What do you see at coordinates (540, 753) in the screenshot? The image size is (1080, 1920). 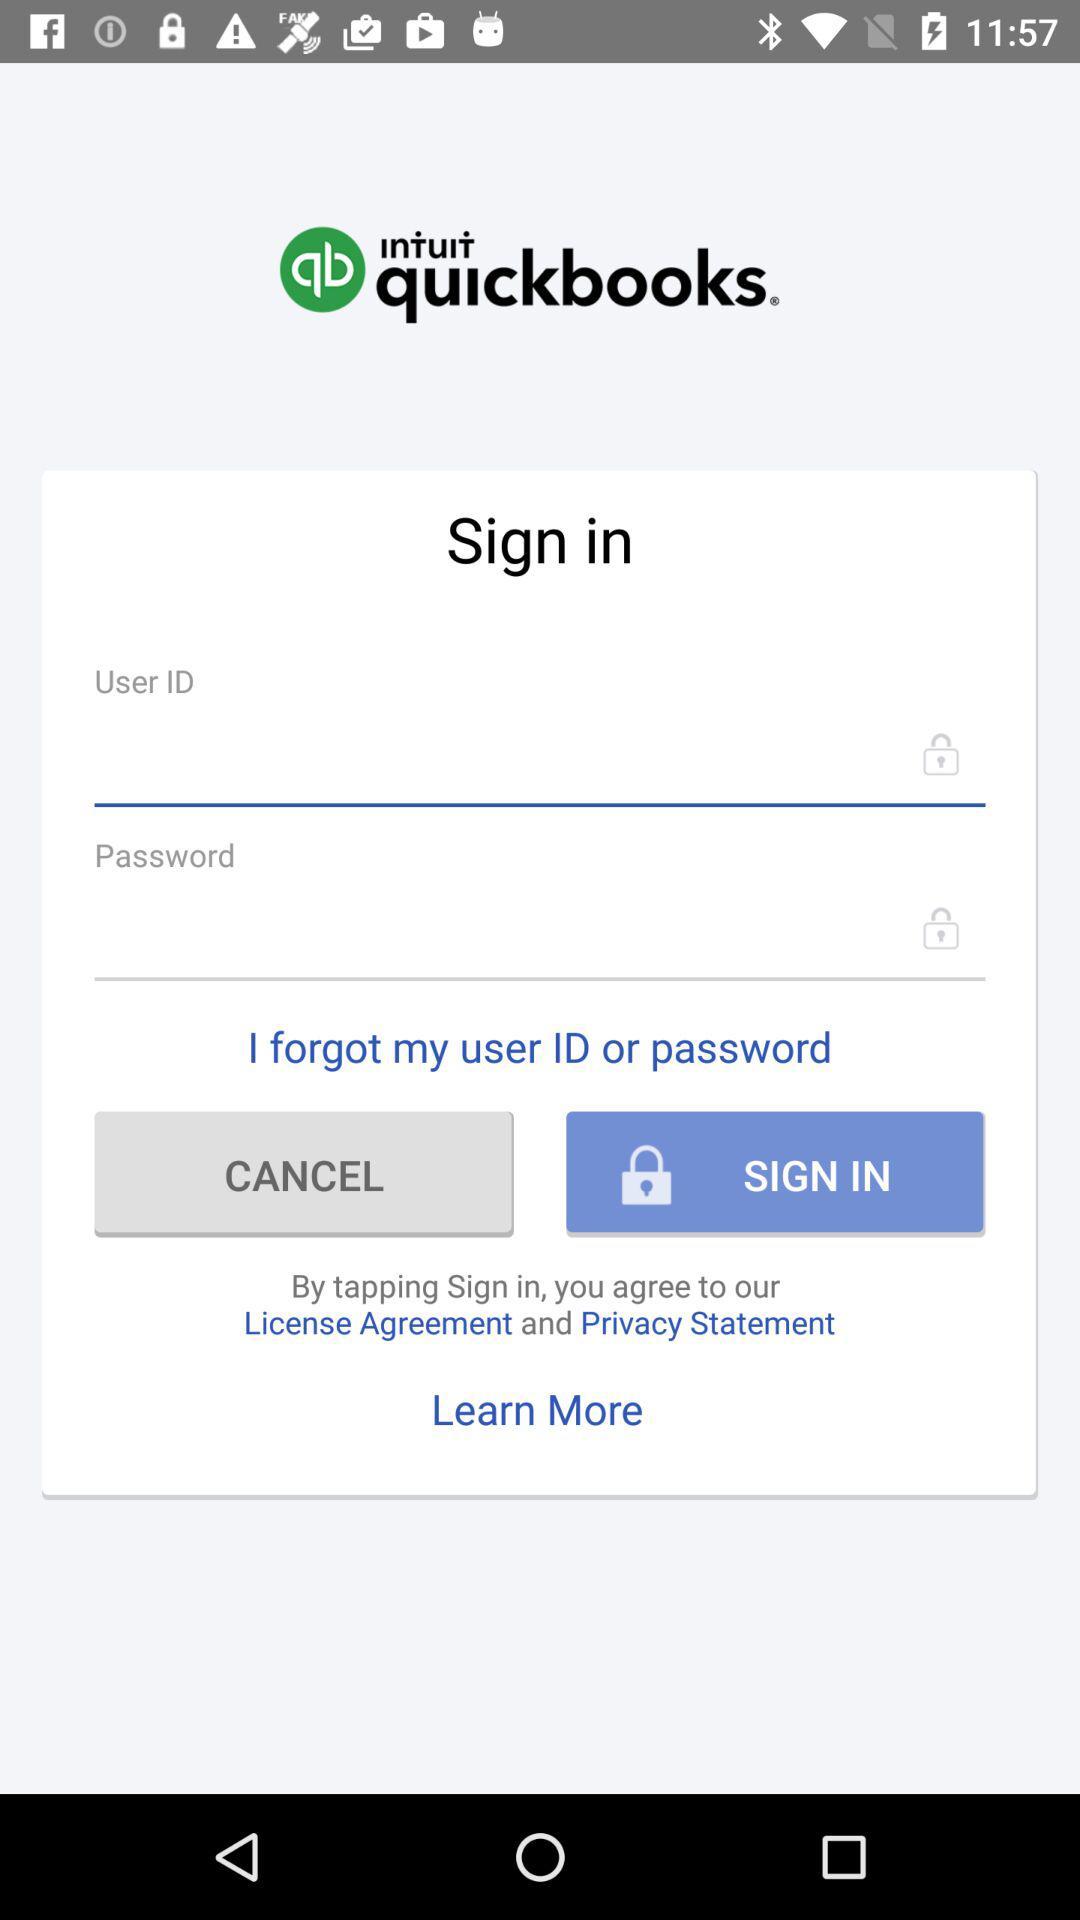 I see `user id` at bounding box center [540, 753].